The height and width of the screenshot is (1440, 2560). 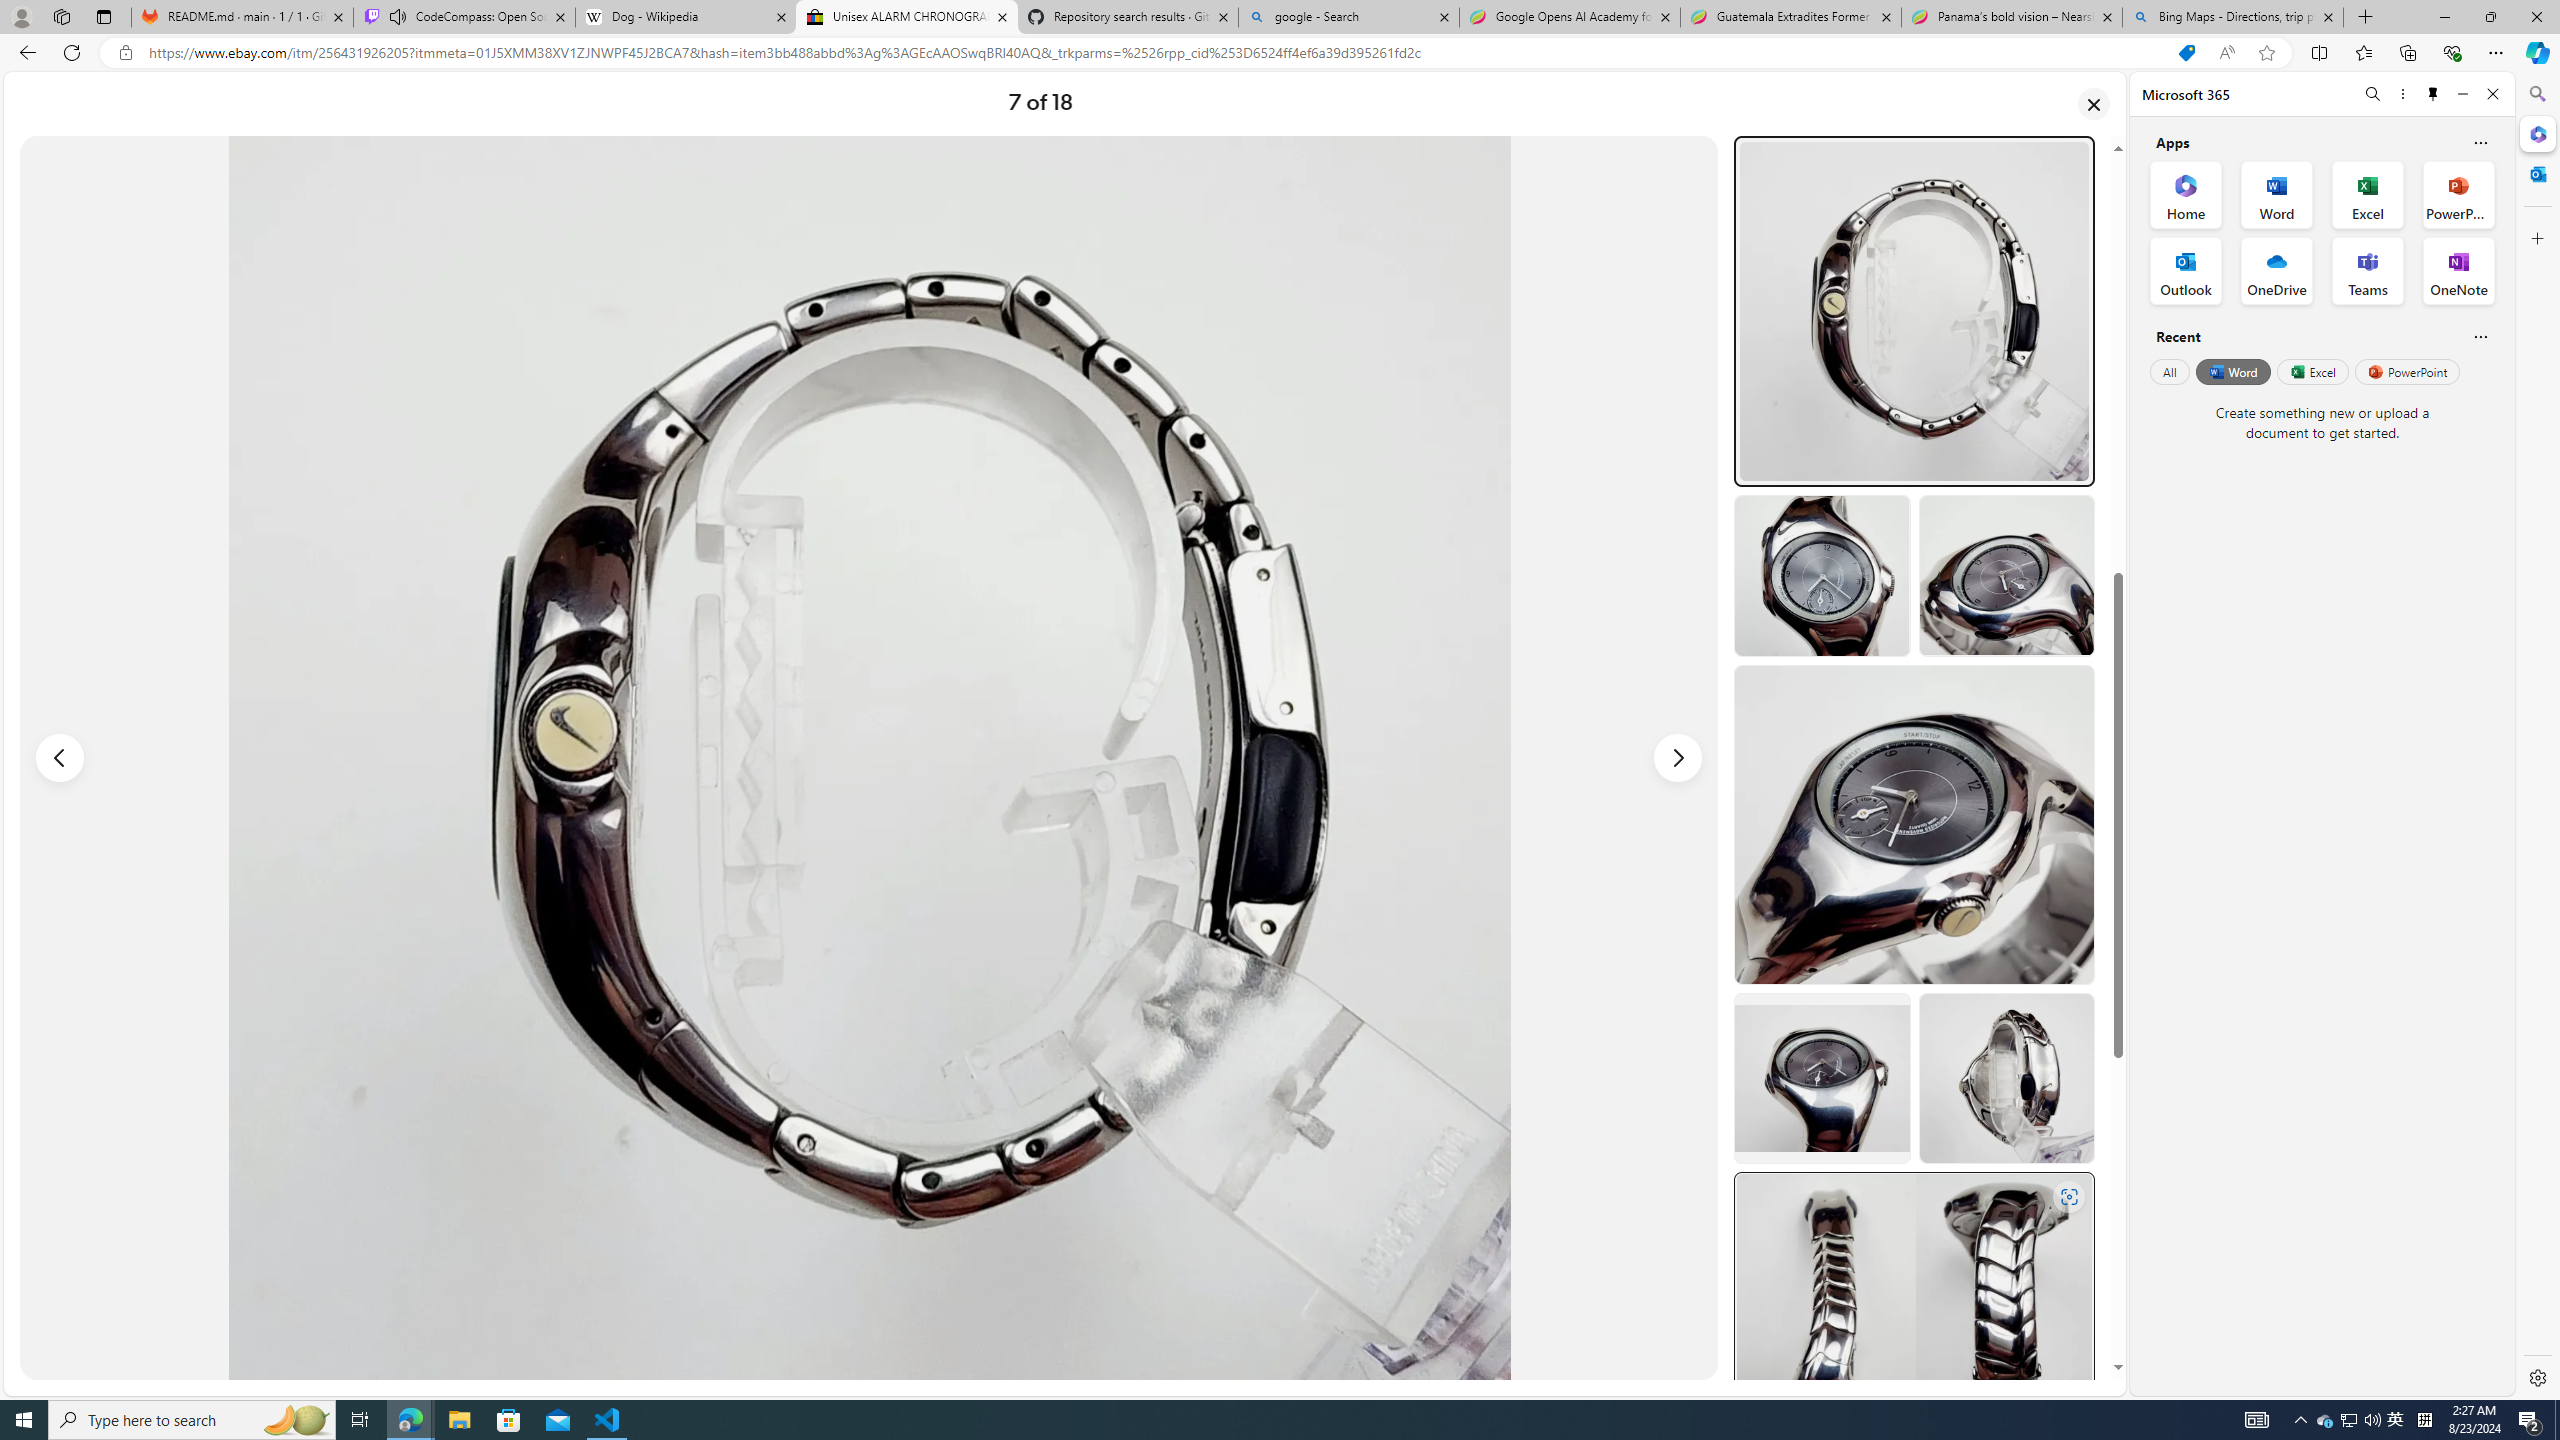 What do you see at coordinates (684, 16) in the screenshot?
I see `'Dog - Wikipedia'` at bounding box center [684, 16].